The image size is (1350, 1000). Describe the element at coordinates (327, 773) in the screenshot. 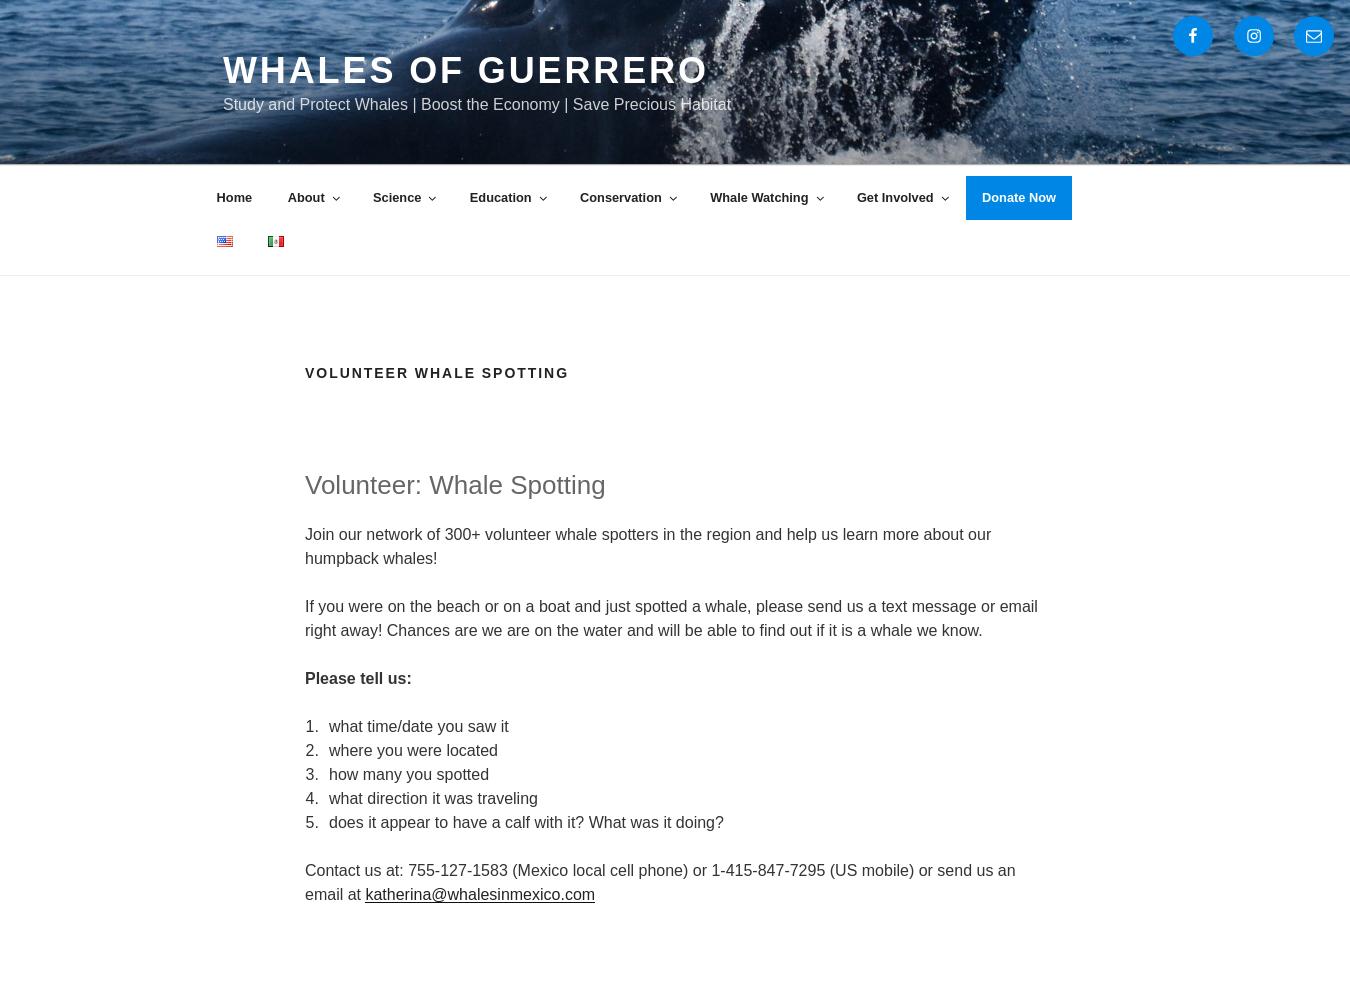

I see `'how many you spotted'` at that location.